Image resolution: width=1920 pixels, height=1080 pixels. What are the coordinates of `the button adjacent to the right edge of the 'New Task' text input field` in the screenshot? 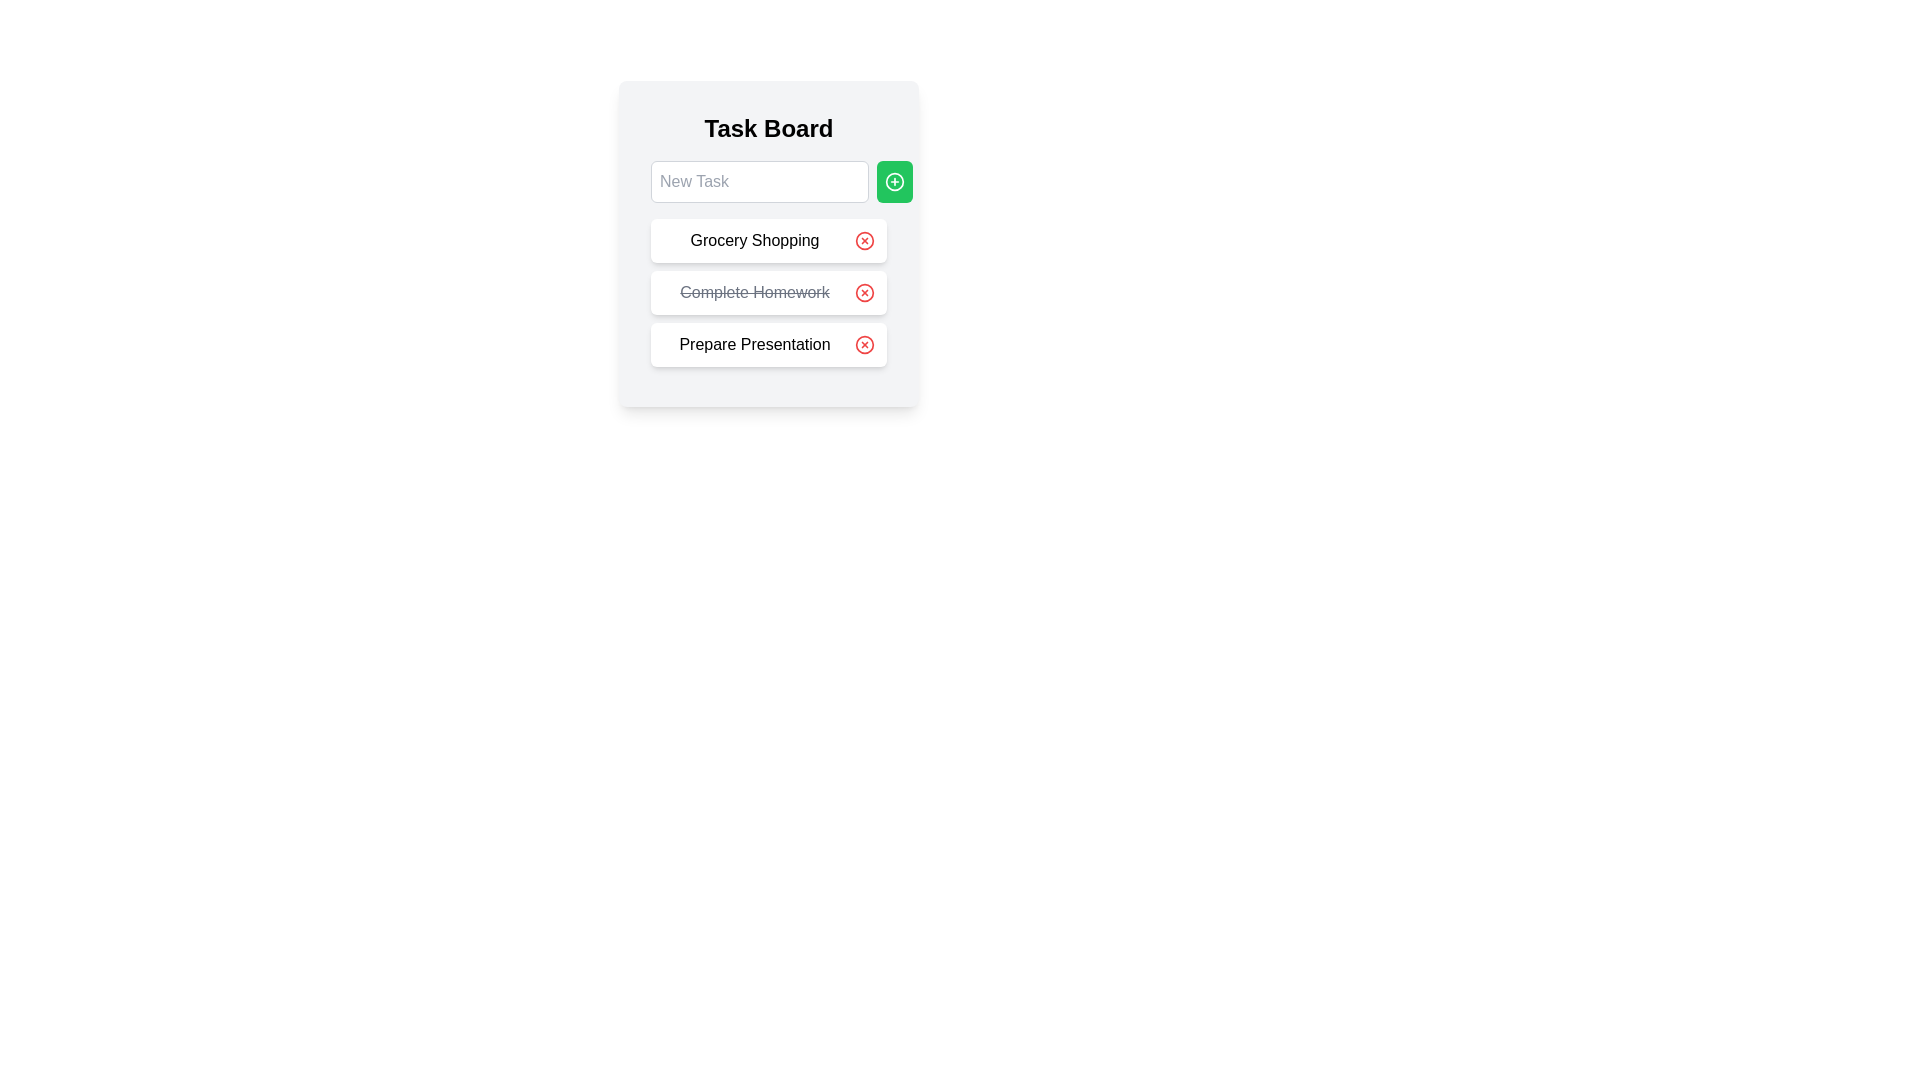 It's located at (893, 181).